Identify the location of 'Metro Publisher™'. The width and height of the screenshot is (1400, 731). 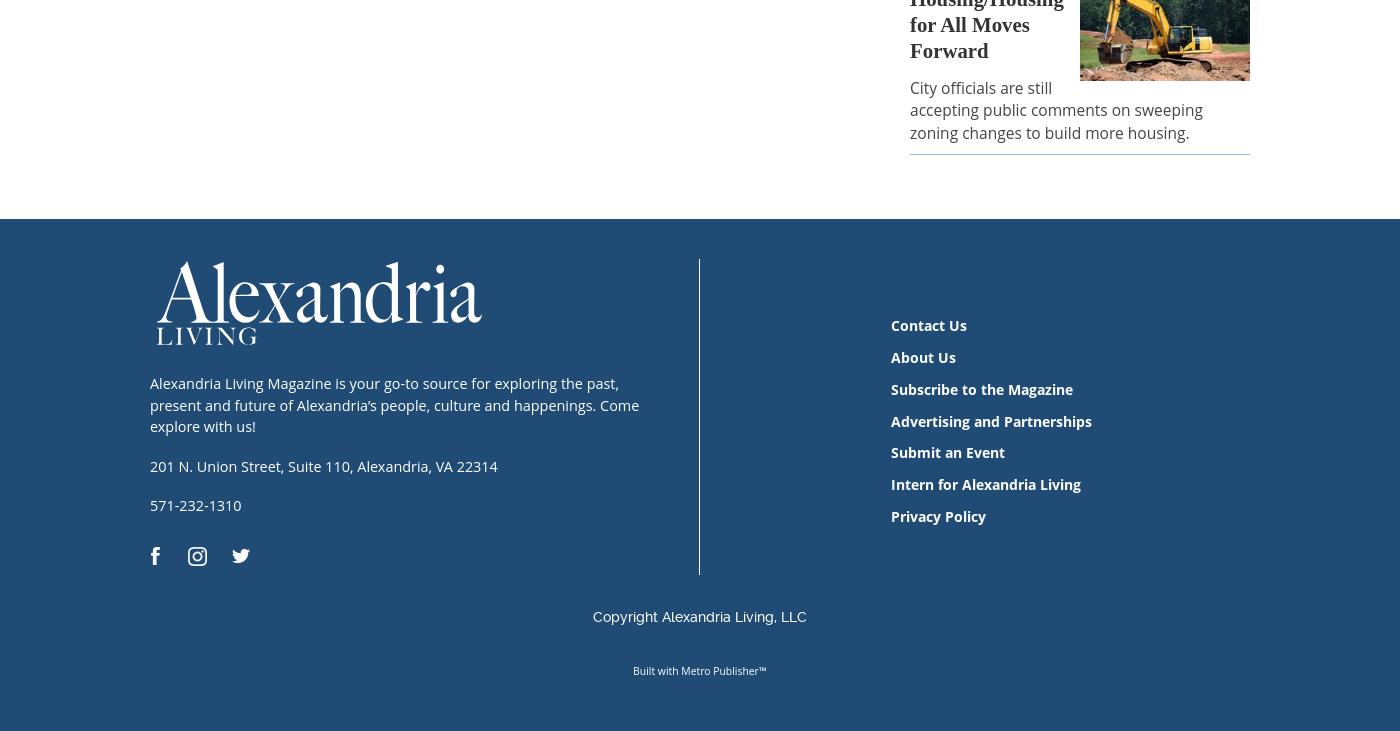
(723, 670).